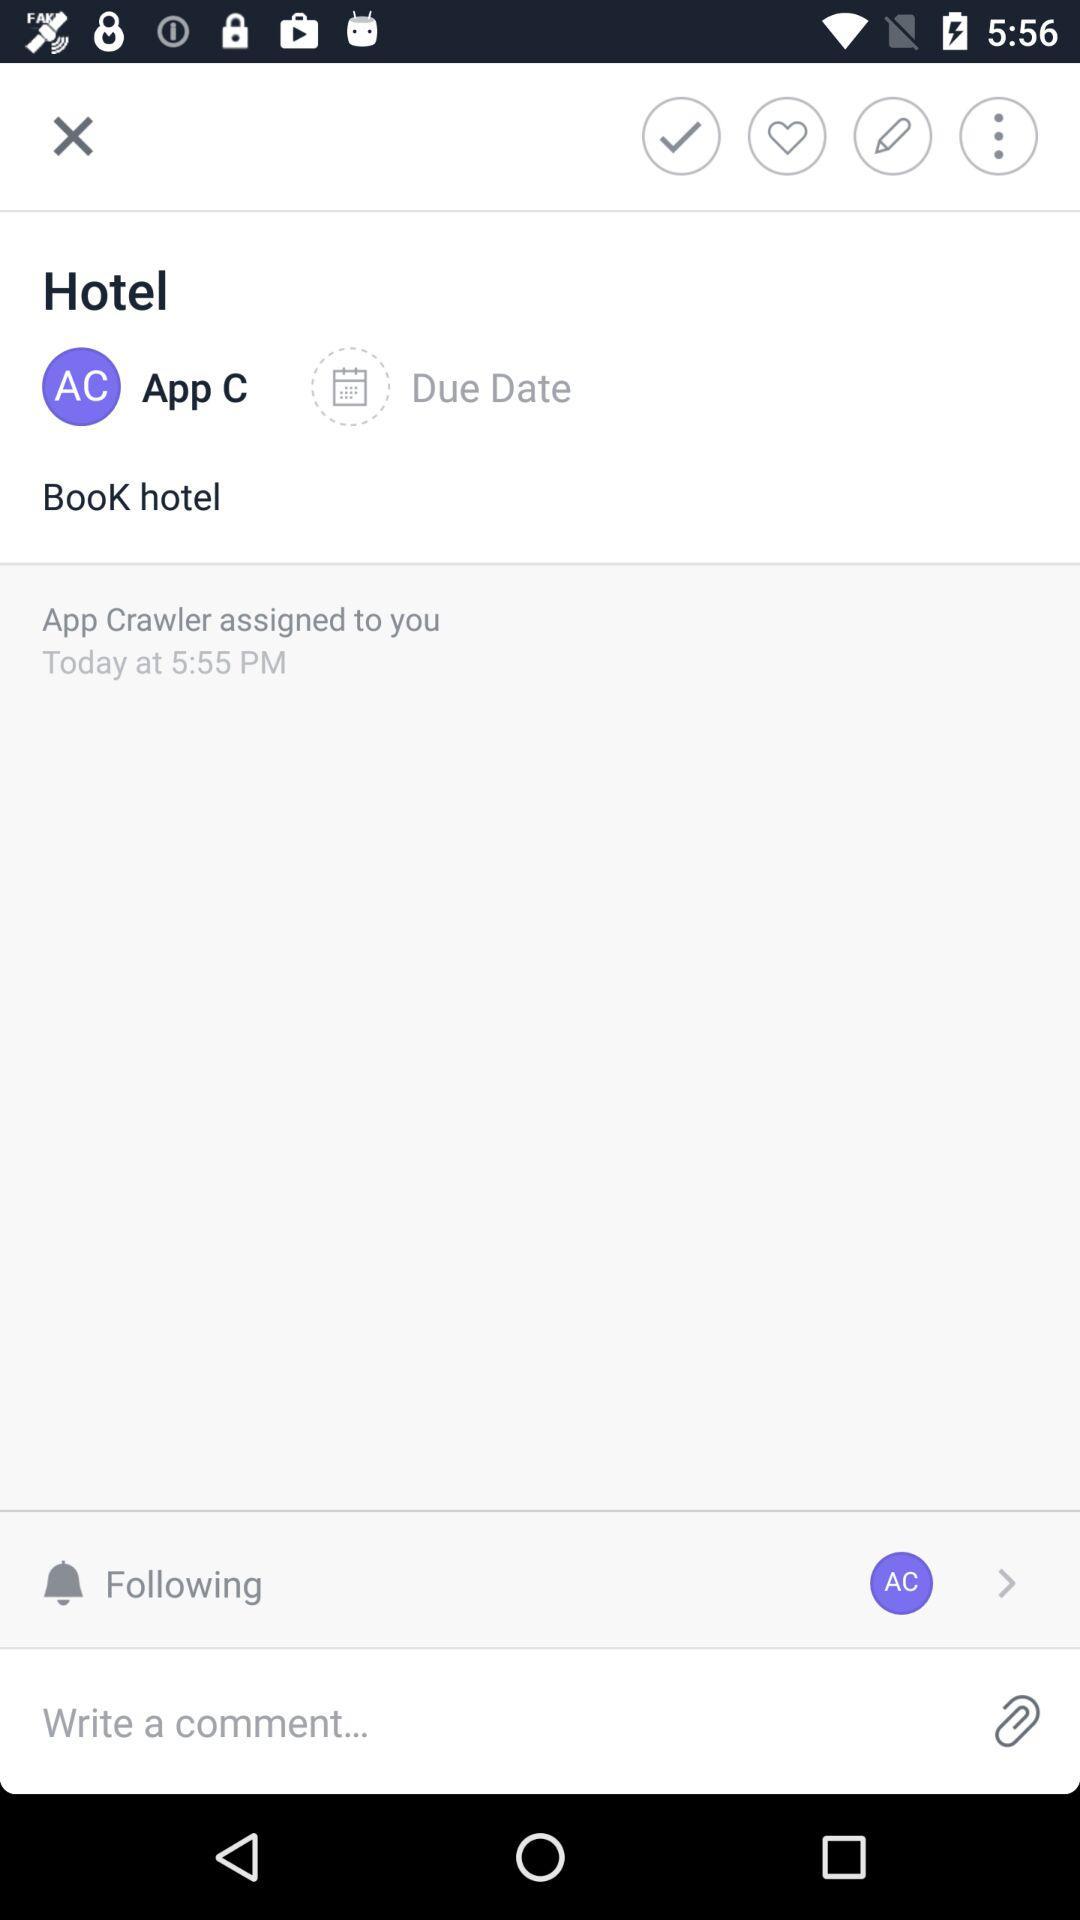 This screenshot has height=1920, width=1080. Describe the element at coordinates (1006, 1582) in the screenshot. I see `more options` at that location.